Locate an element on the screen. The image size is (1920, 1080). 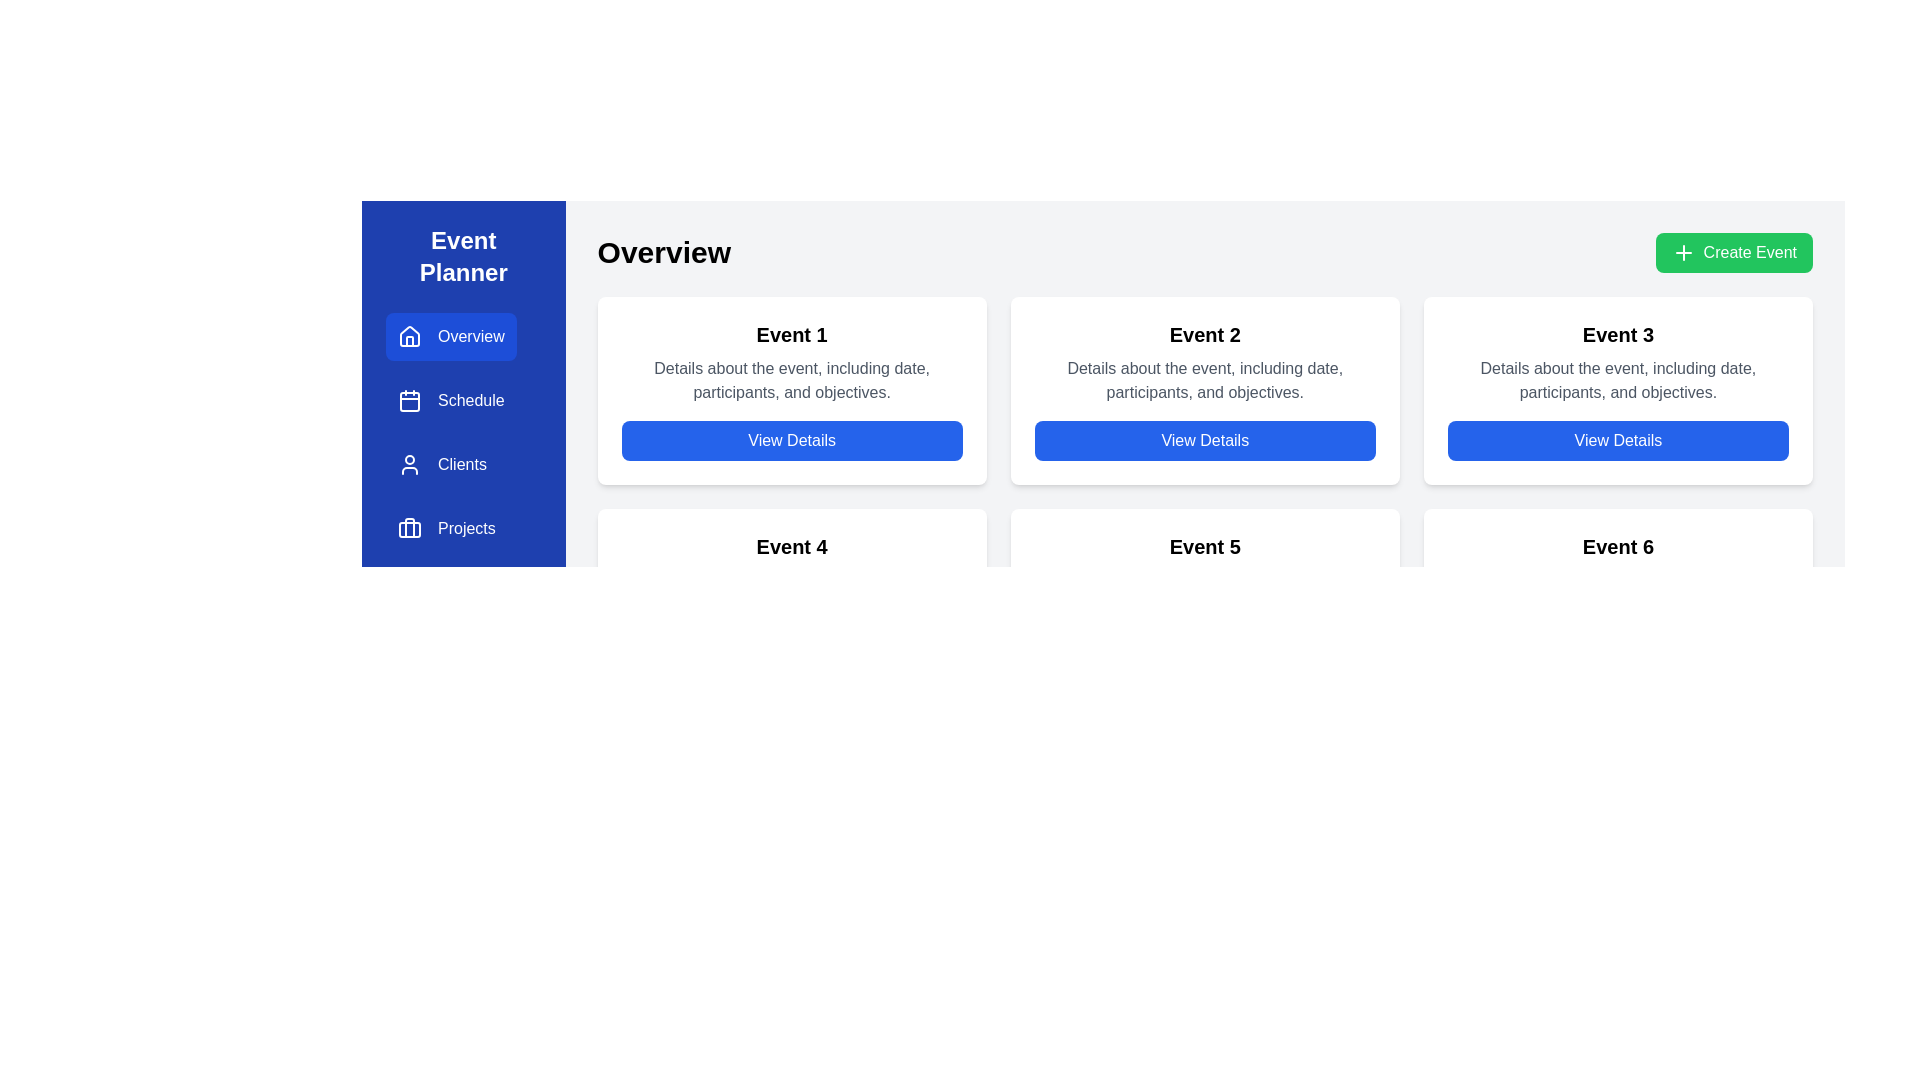
the small blue rectangular shape with rounded corners that is part of the calendar icon in the sidebar is located at coordinates (408, 401).